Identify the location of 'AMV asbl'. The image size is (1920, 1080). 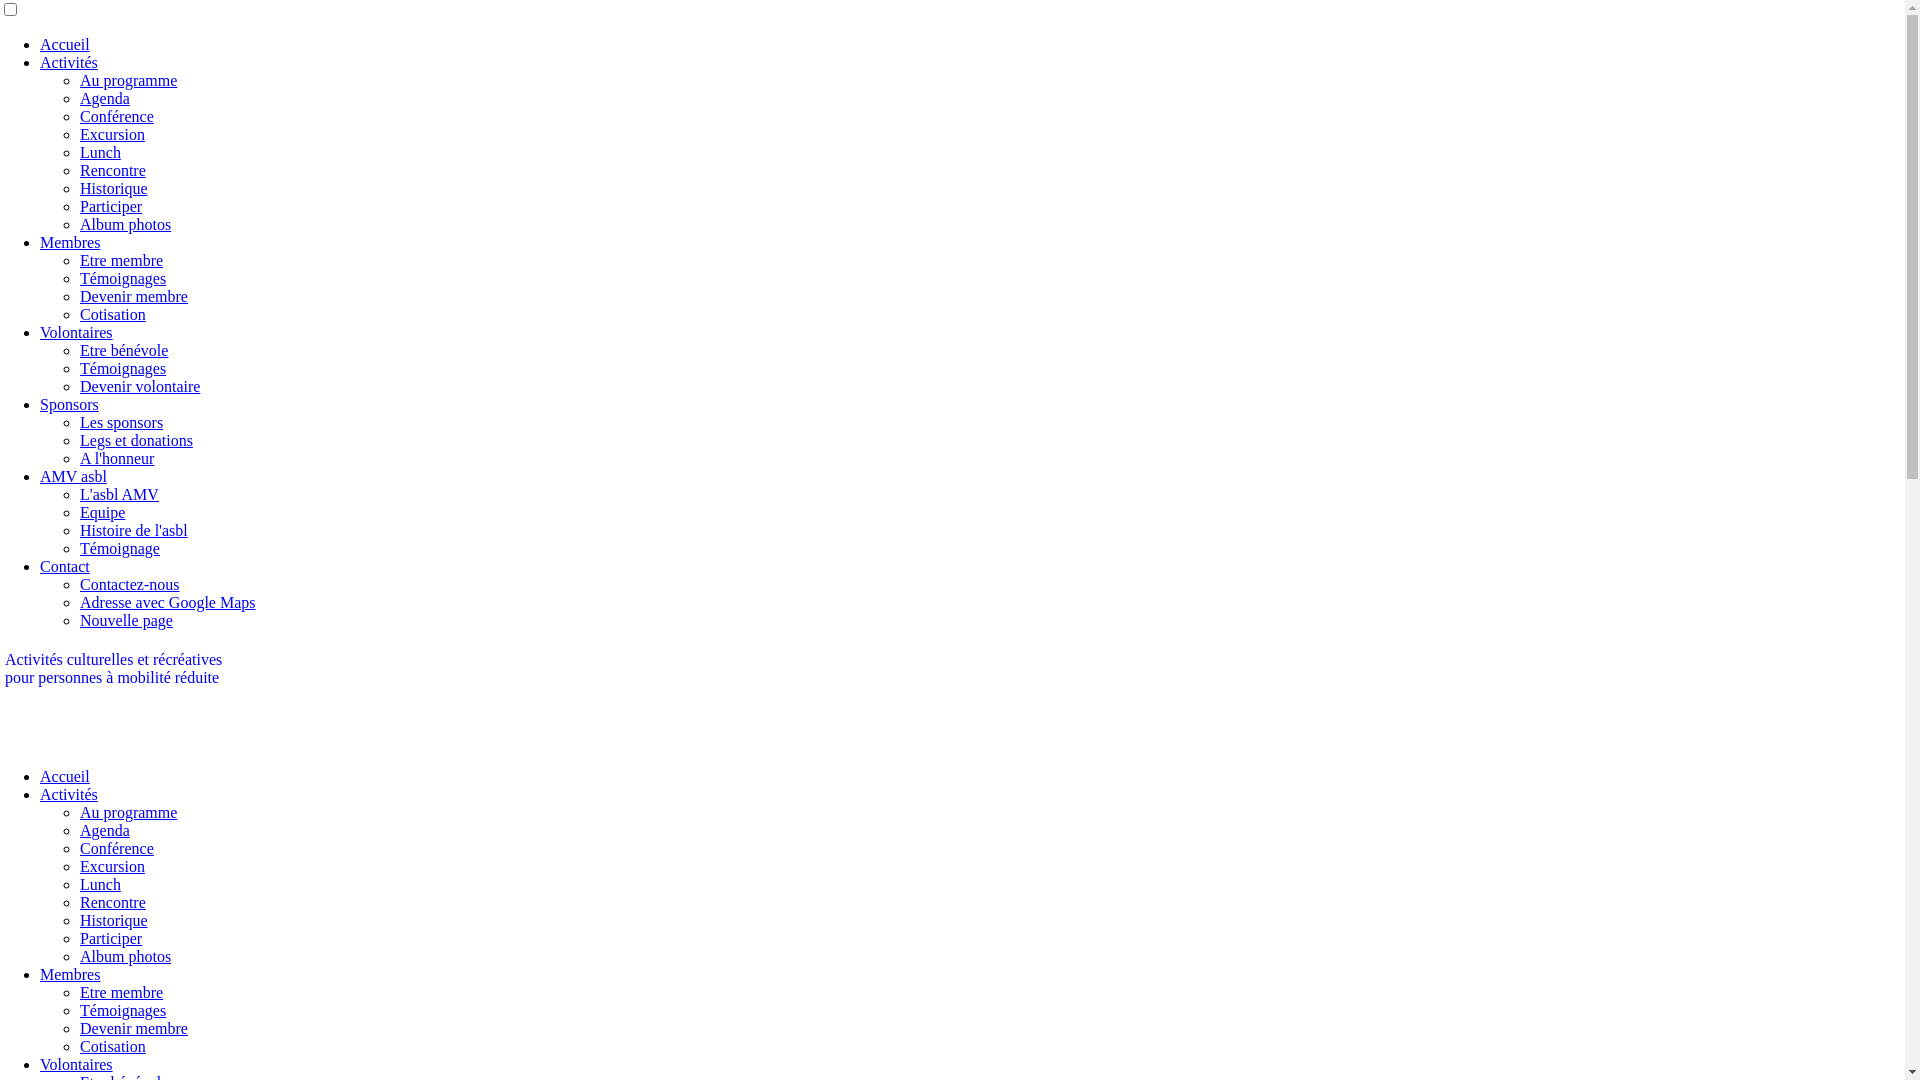
(39, 476).